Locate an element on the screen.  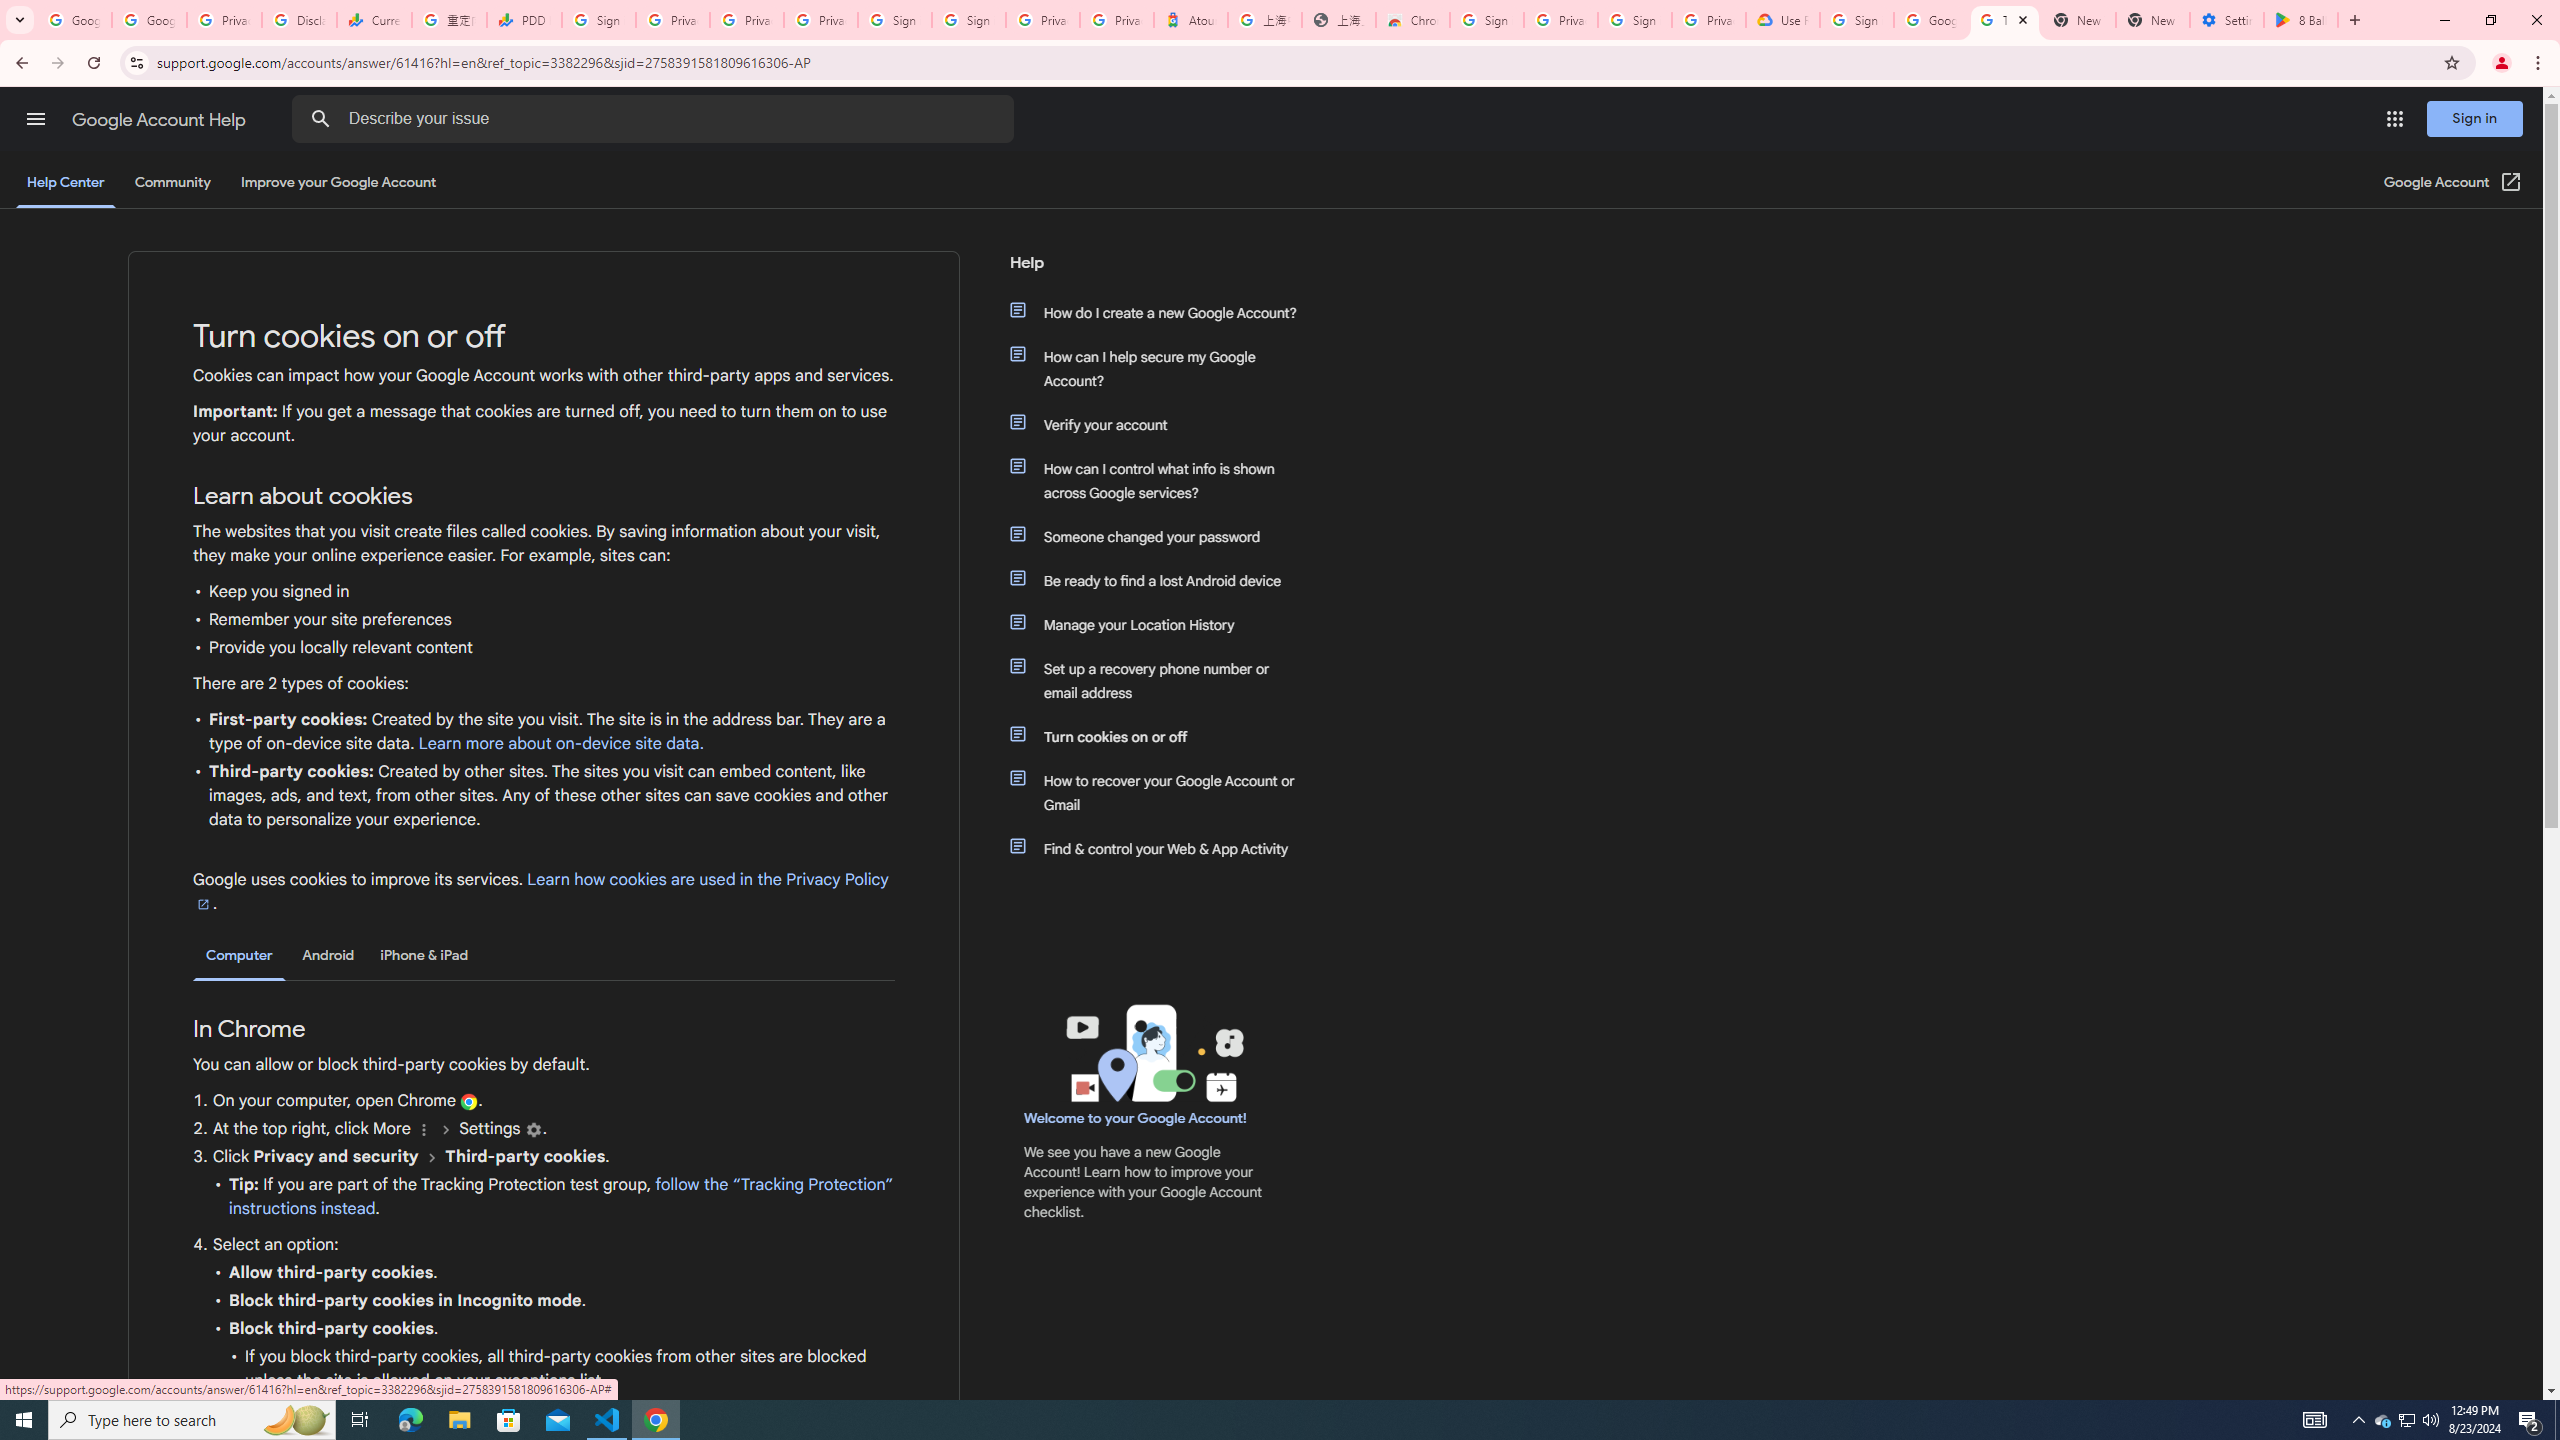
'How to recover your Google Account or Gmail' is located at coordinates (1162, 792).